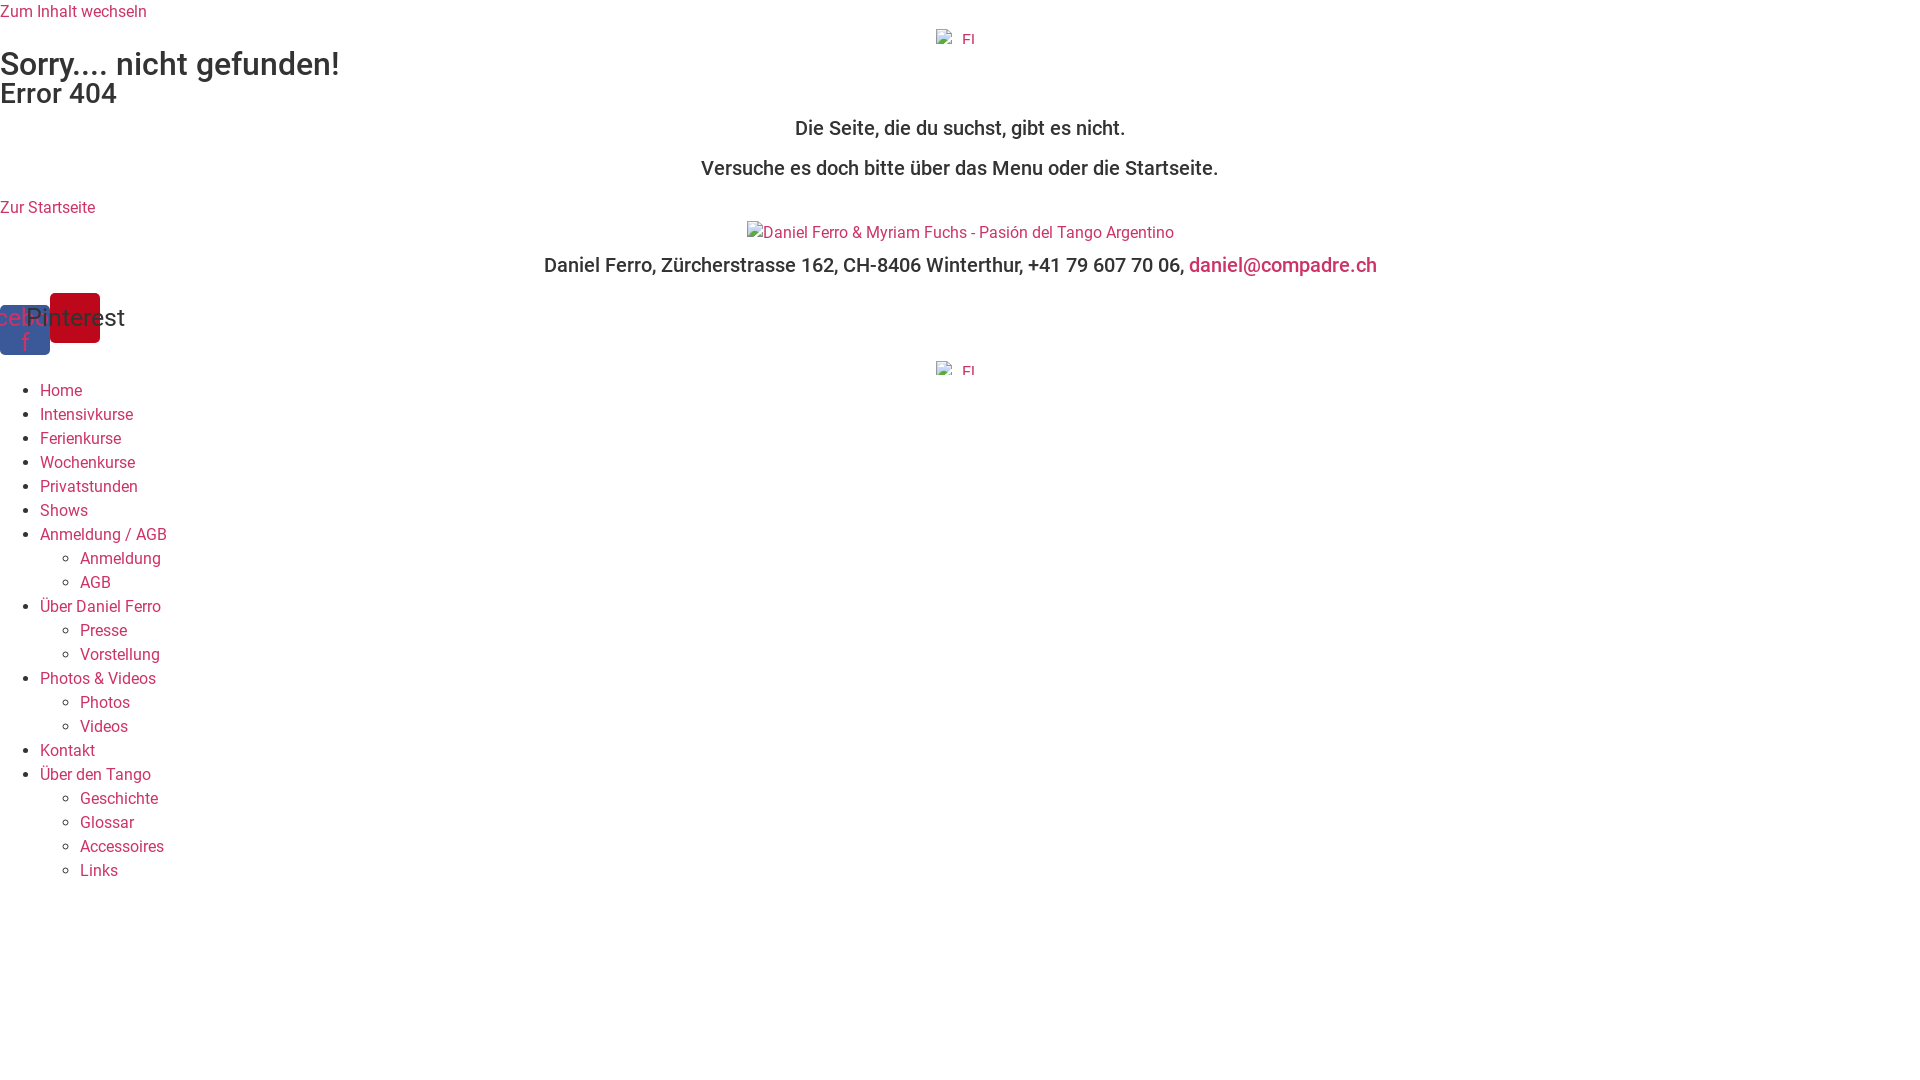  Describe the element at coordinates (24, 329) in the screenshot. I see `'Facebook-f'` at that location.